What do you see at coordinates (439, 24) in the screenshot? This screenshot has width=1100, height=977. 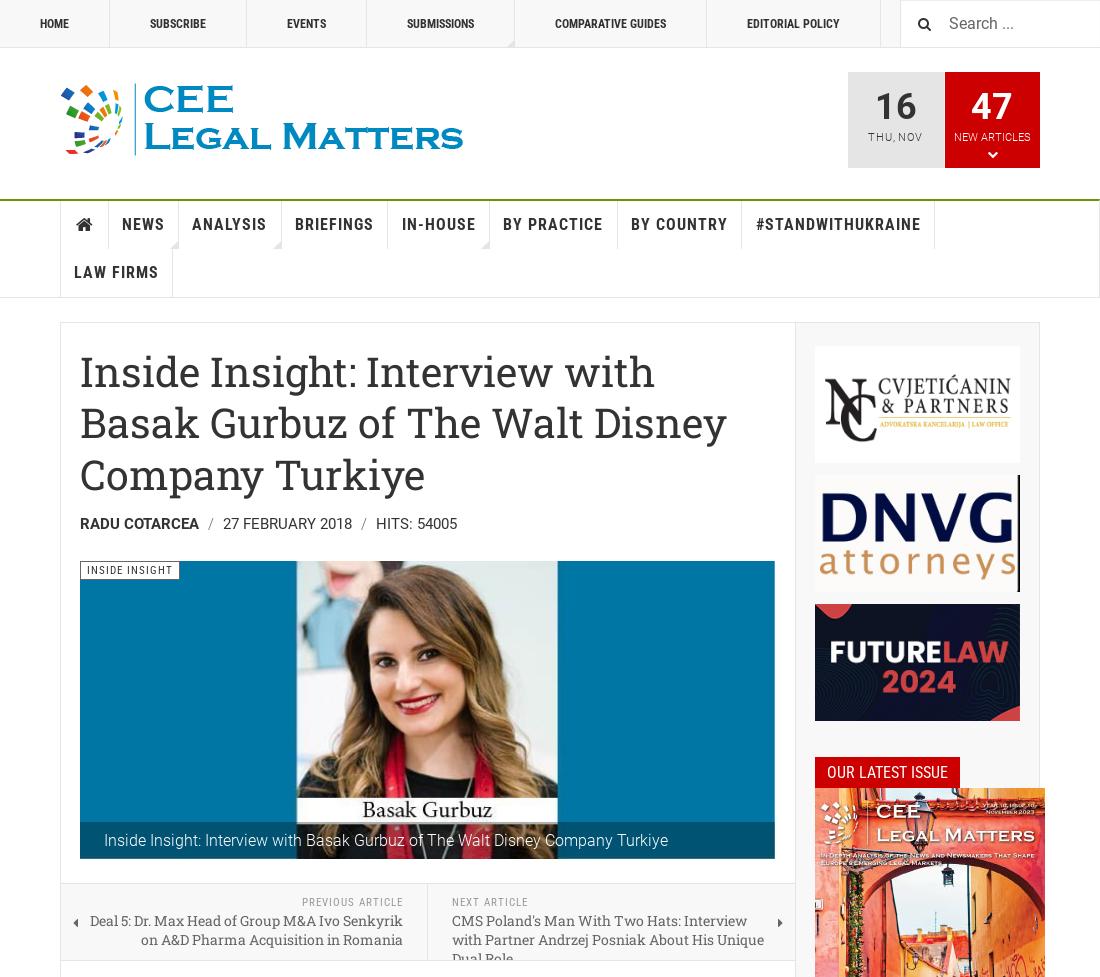 I see `'Submissions'` at bounding box center [439, 24].